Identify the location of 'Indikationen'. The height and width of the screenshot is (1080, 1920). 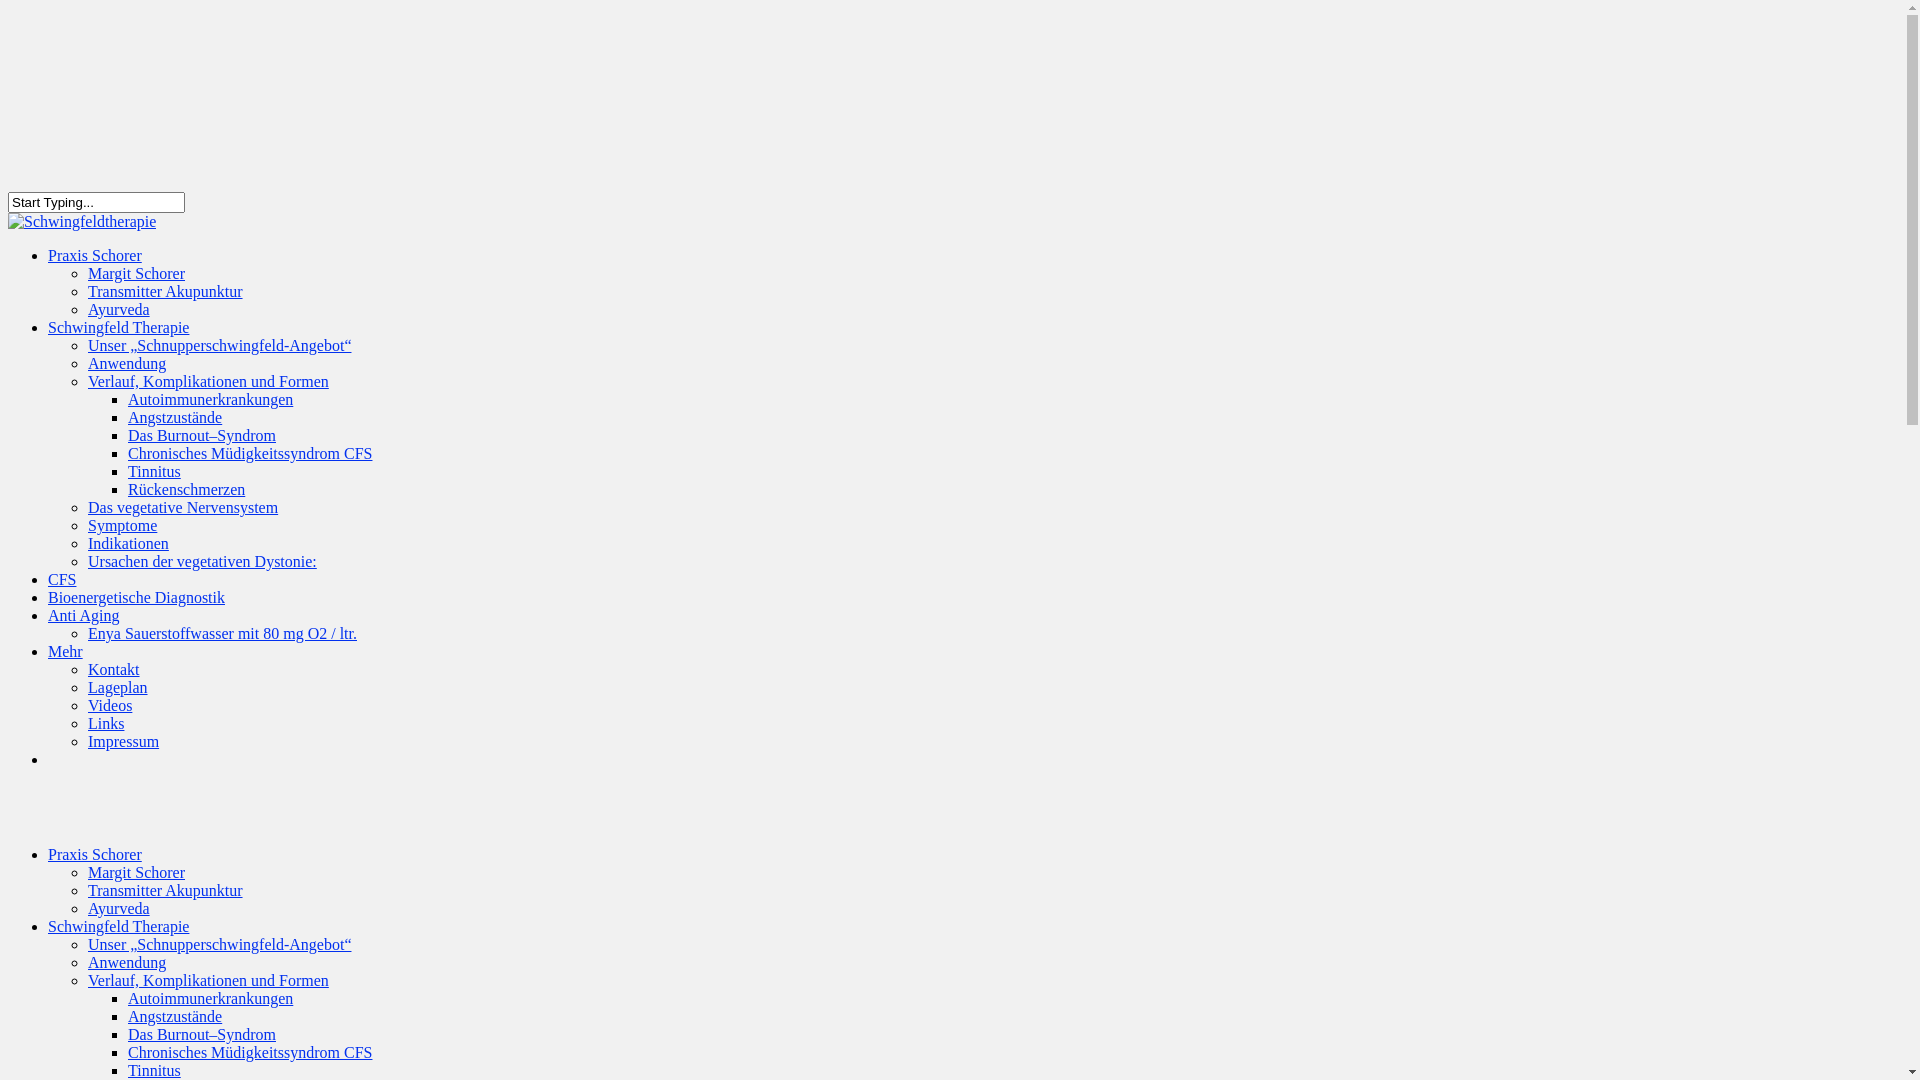
(127, 543).